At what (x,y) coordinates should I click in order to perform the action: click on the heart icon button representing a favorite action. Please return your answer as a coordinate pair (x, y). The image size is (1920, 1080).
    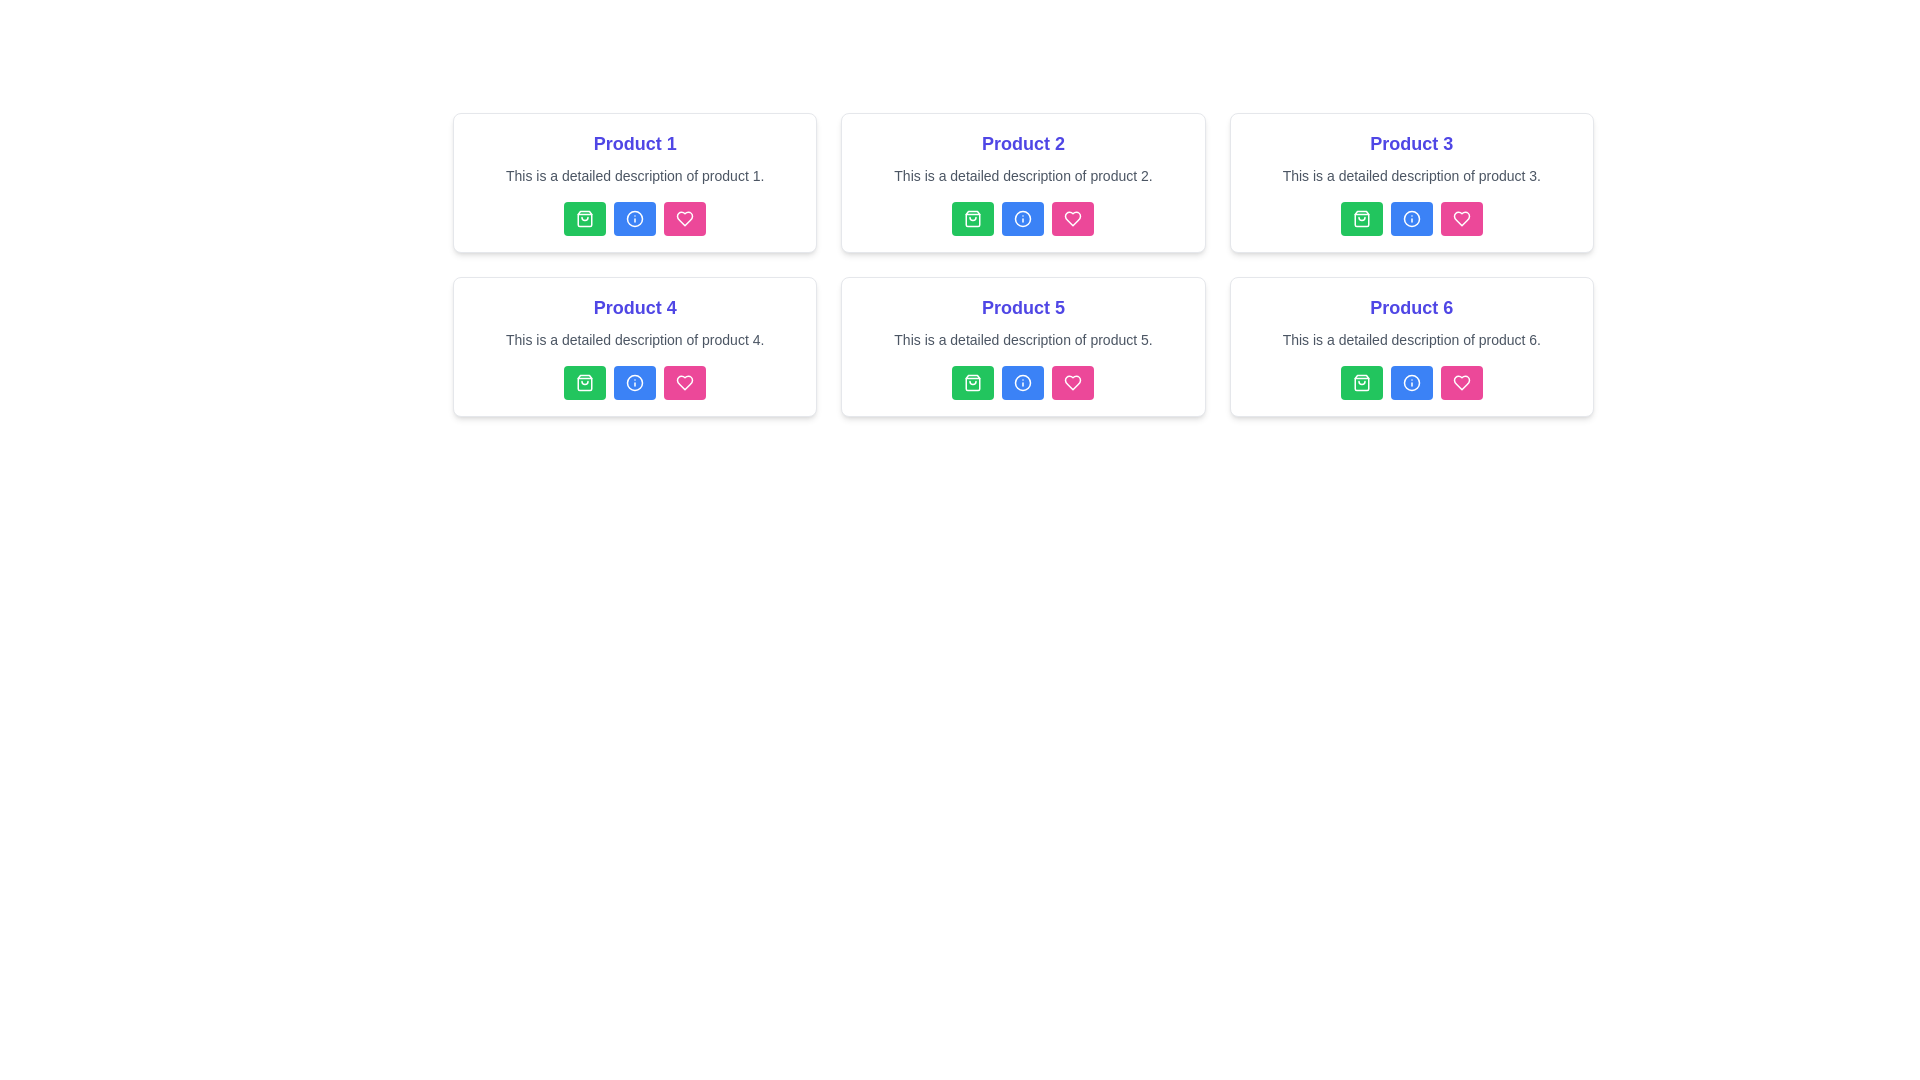
    Looking at the image, I should click on (1072, 219).